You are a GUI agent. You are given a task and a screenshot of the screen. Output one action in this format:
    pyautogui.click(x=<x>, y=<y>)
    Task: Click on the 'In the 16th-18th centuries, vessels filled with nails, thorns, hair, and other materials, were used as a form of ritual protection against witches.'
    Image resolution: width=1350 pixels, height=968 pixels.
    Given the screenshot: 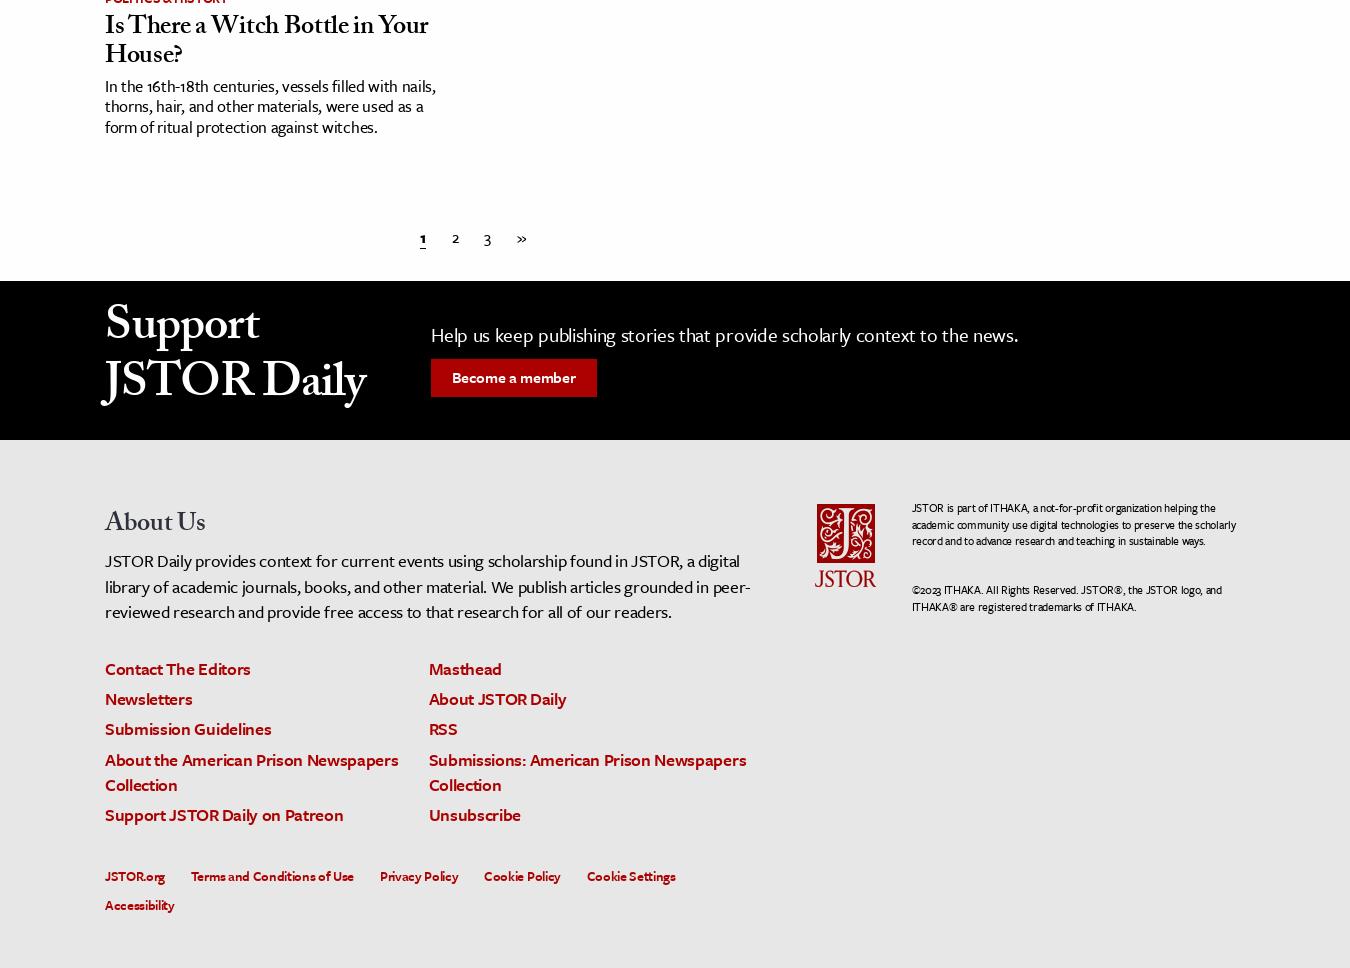 What is the action you would take?
    pyautogui.click(x=104, y=105)
    